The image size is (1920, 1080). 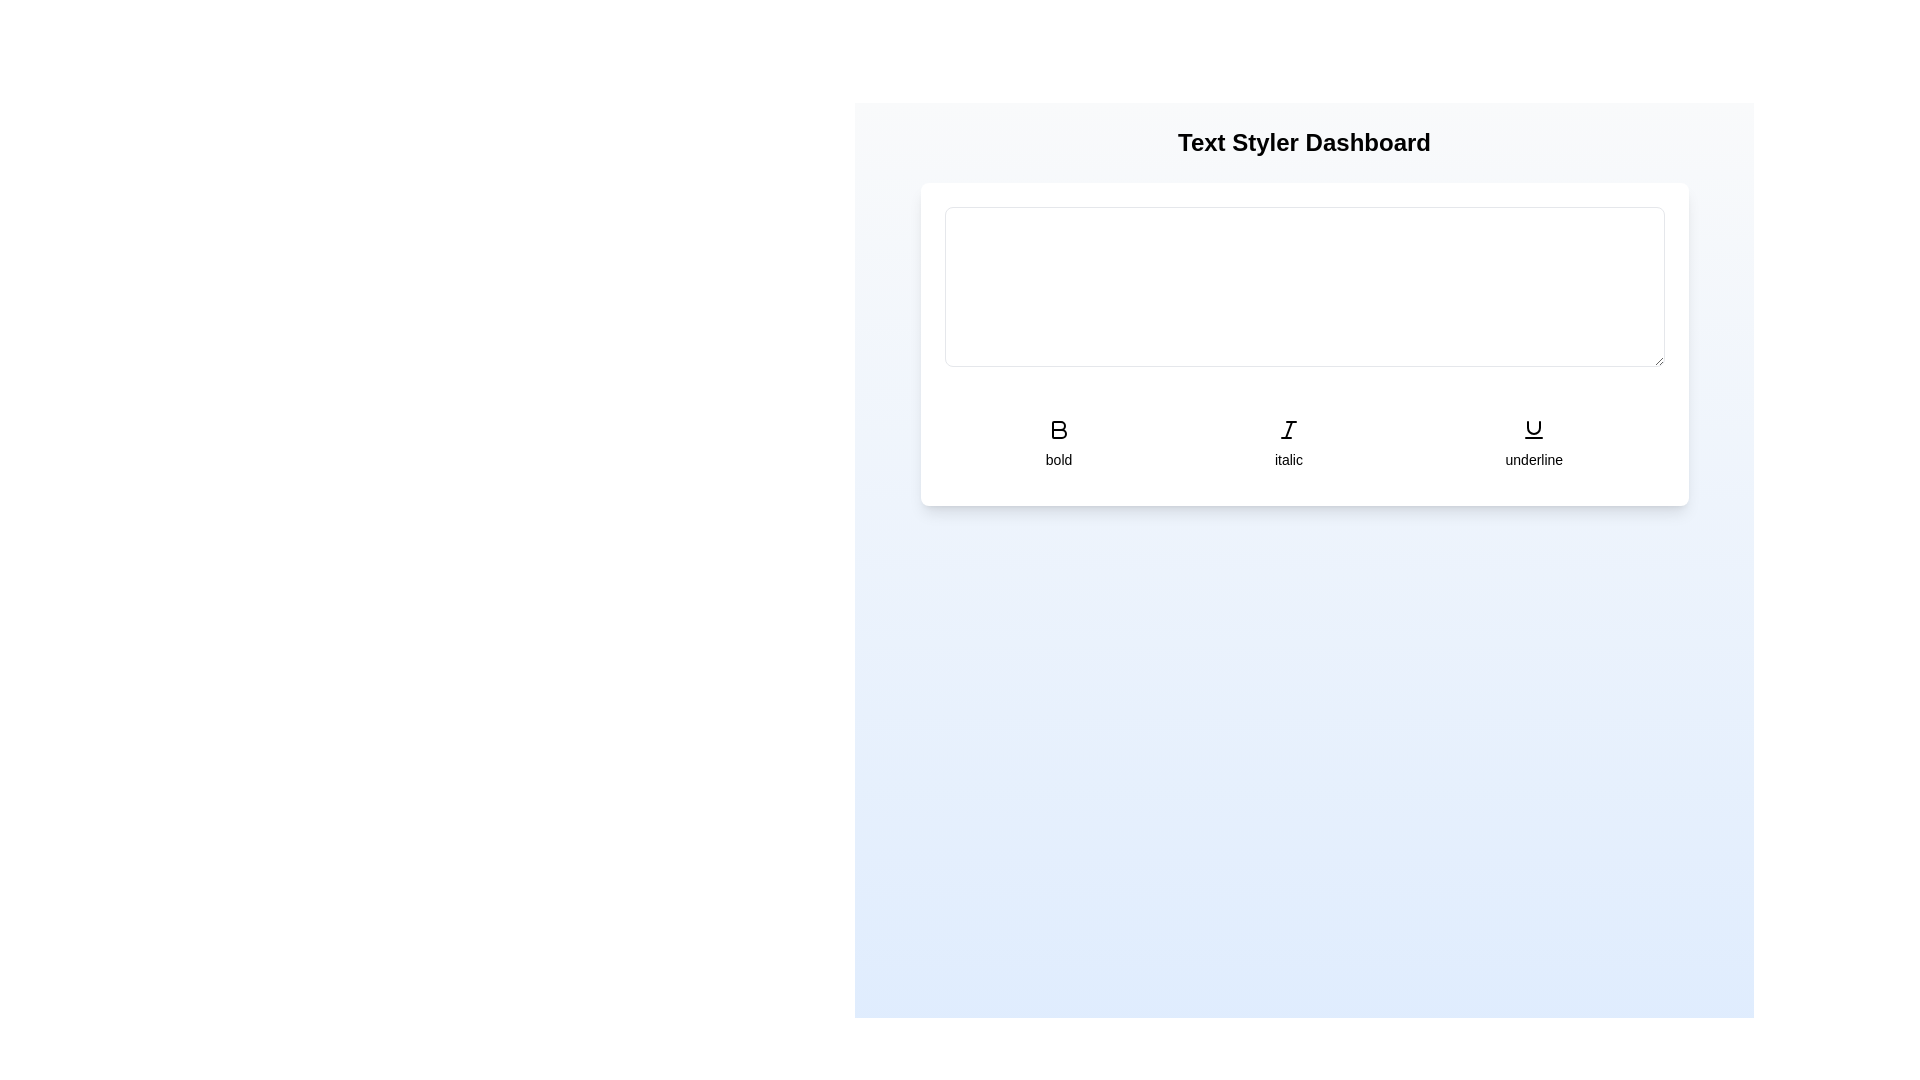 I want to click on the italic button to toggle italic styling for the text, so click(x=1288, y=442).